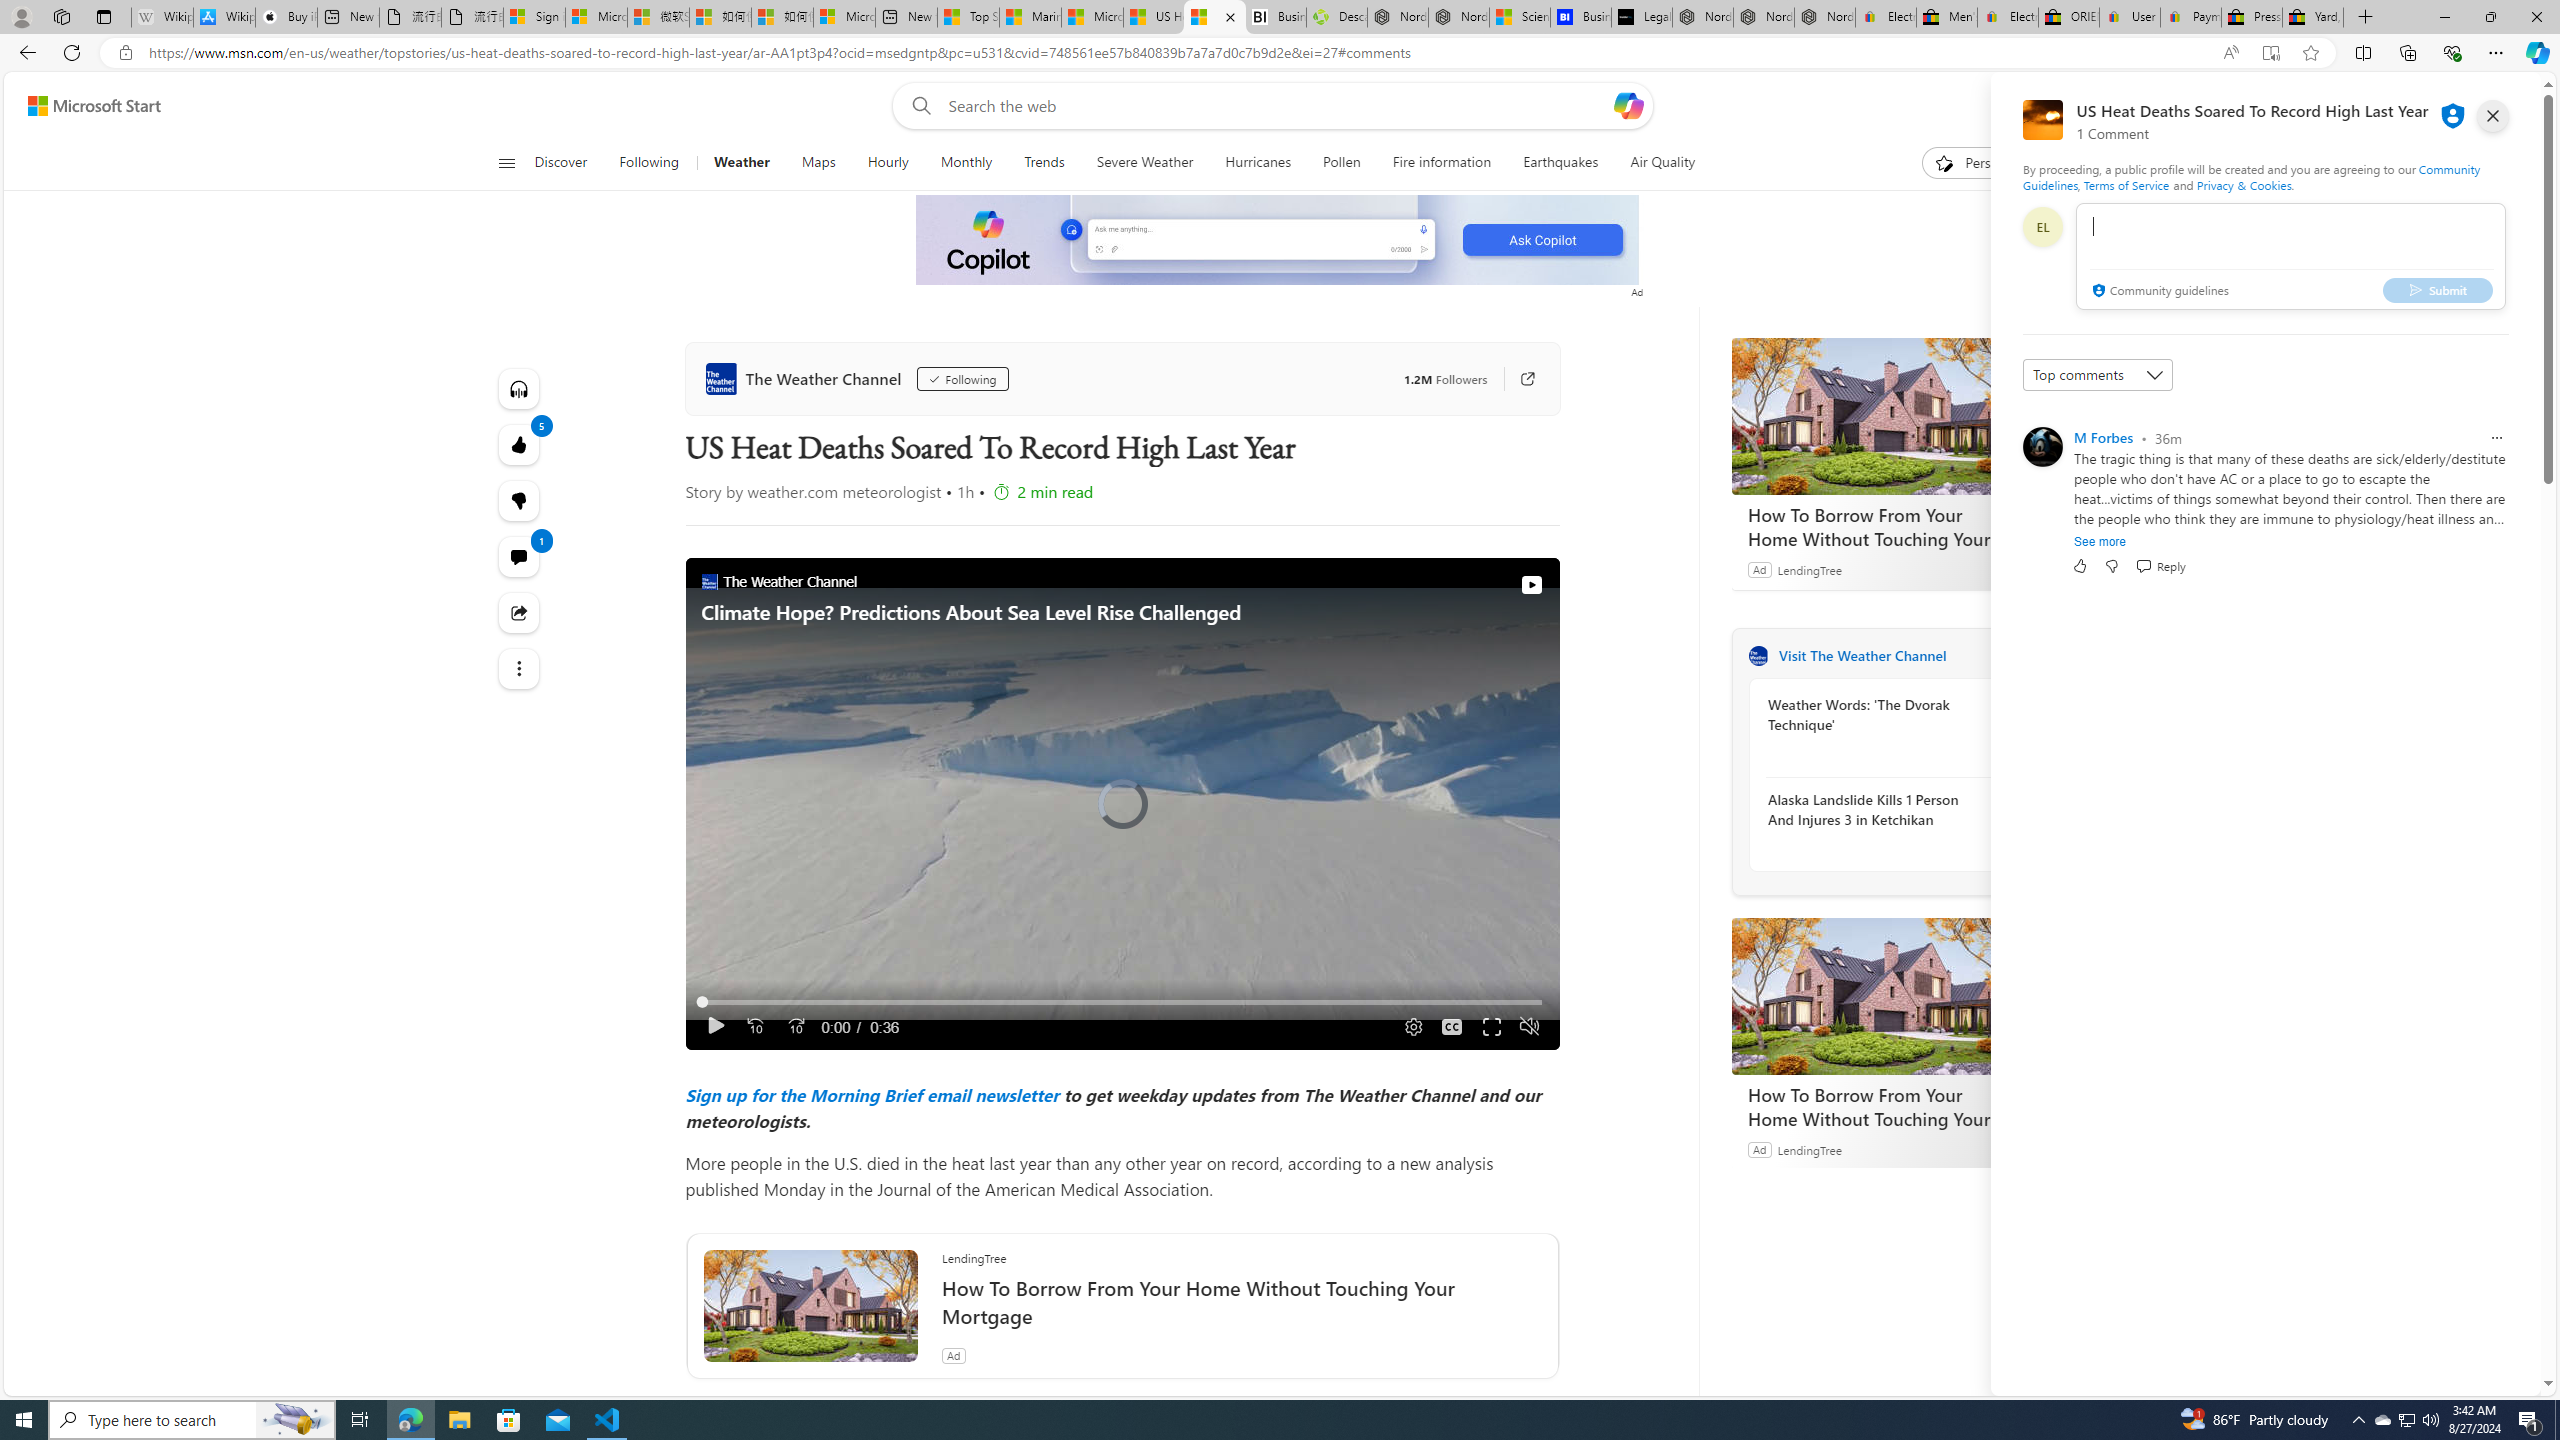  What do you see at coordinates (2096, 375) in the screenshot?
I see `'Sort comments by'` at bounding box center [2096, 375].